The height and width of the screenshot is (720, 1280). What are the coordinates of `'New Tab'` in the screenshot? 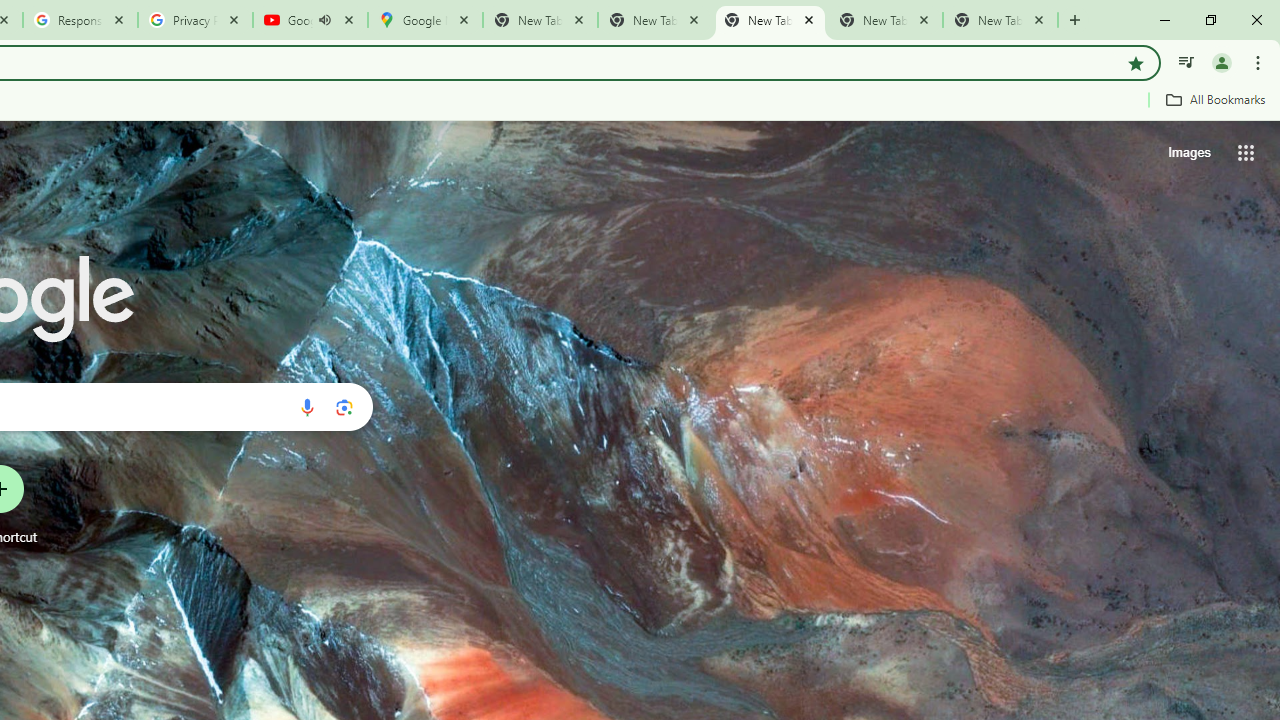 It's located at (1000, 20).